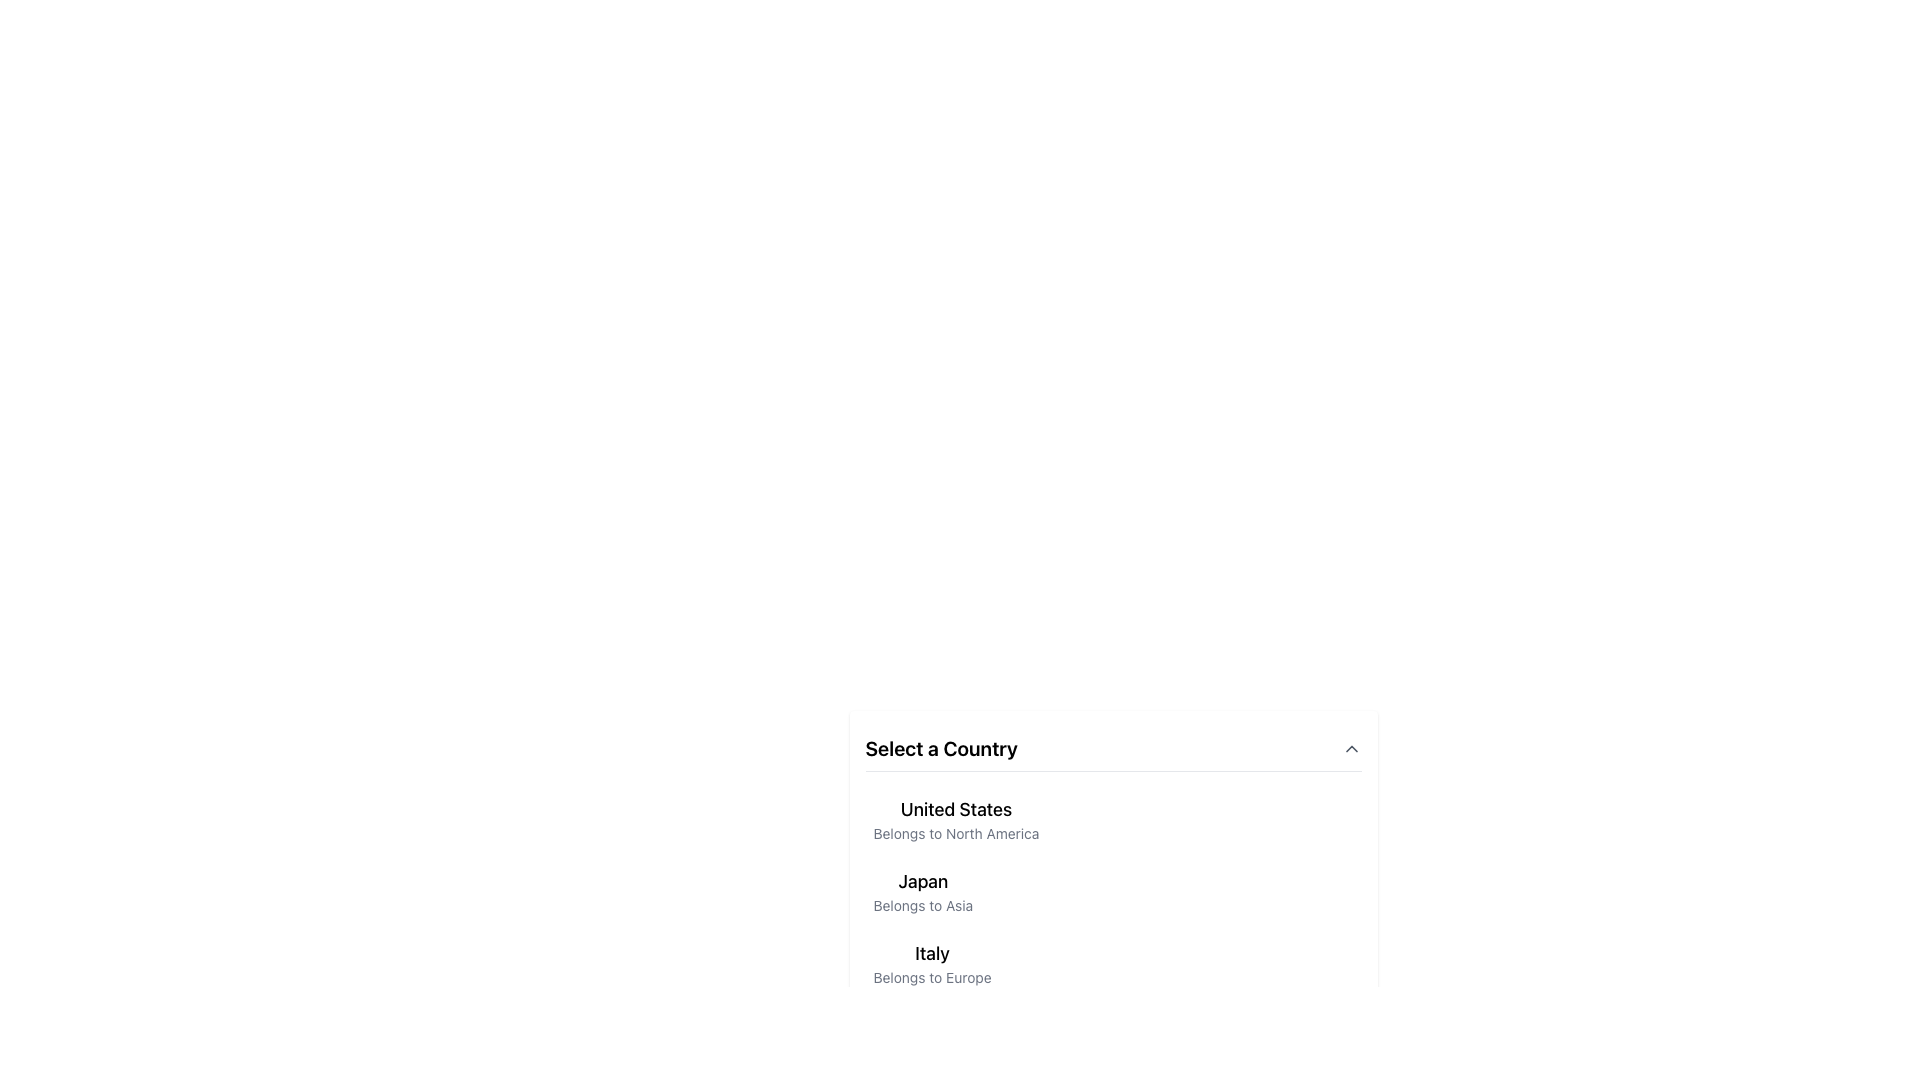 Image resolution: width=1920 pixels, height=1080 pixels. Describe the element at coordinates (955, 820) in the screenshot. I see `displayed text of the first list item labeled 'United States' under the header 'Select a Country'` at that location.